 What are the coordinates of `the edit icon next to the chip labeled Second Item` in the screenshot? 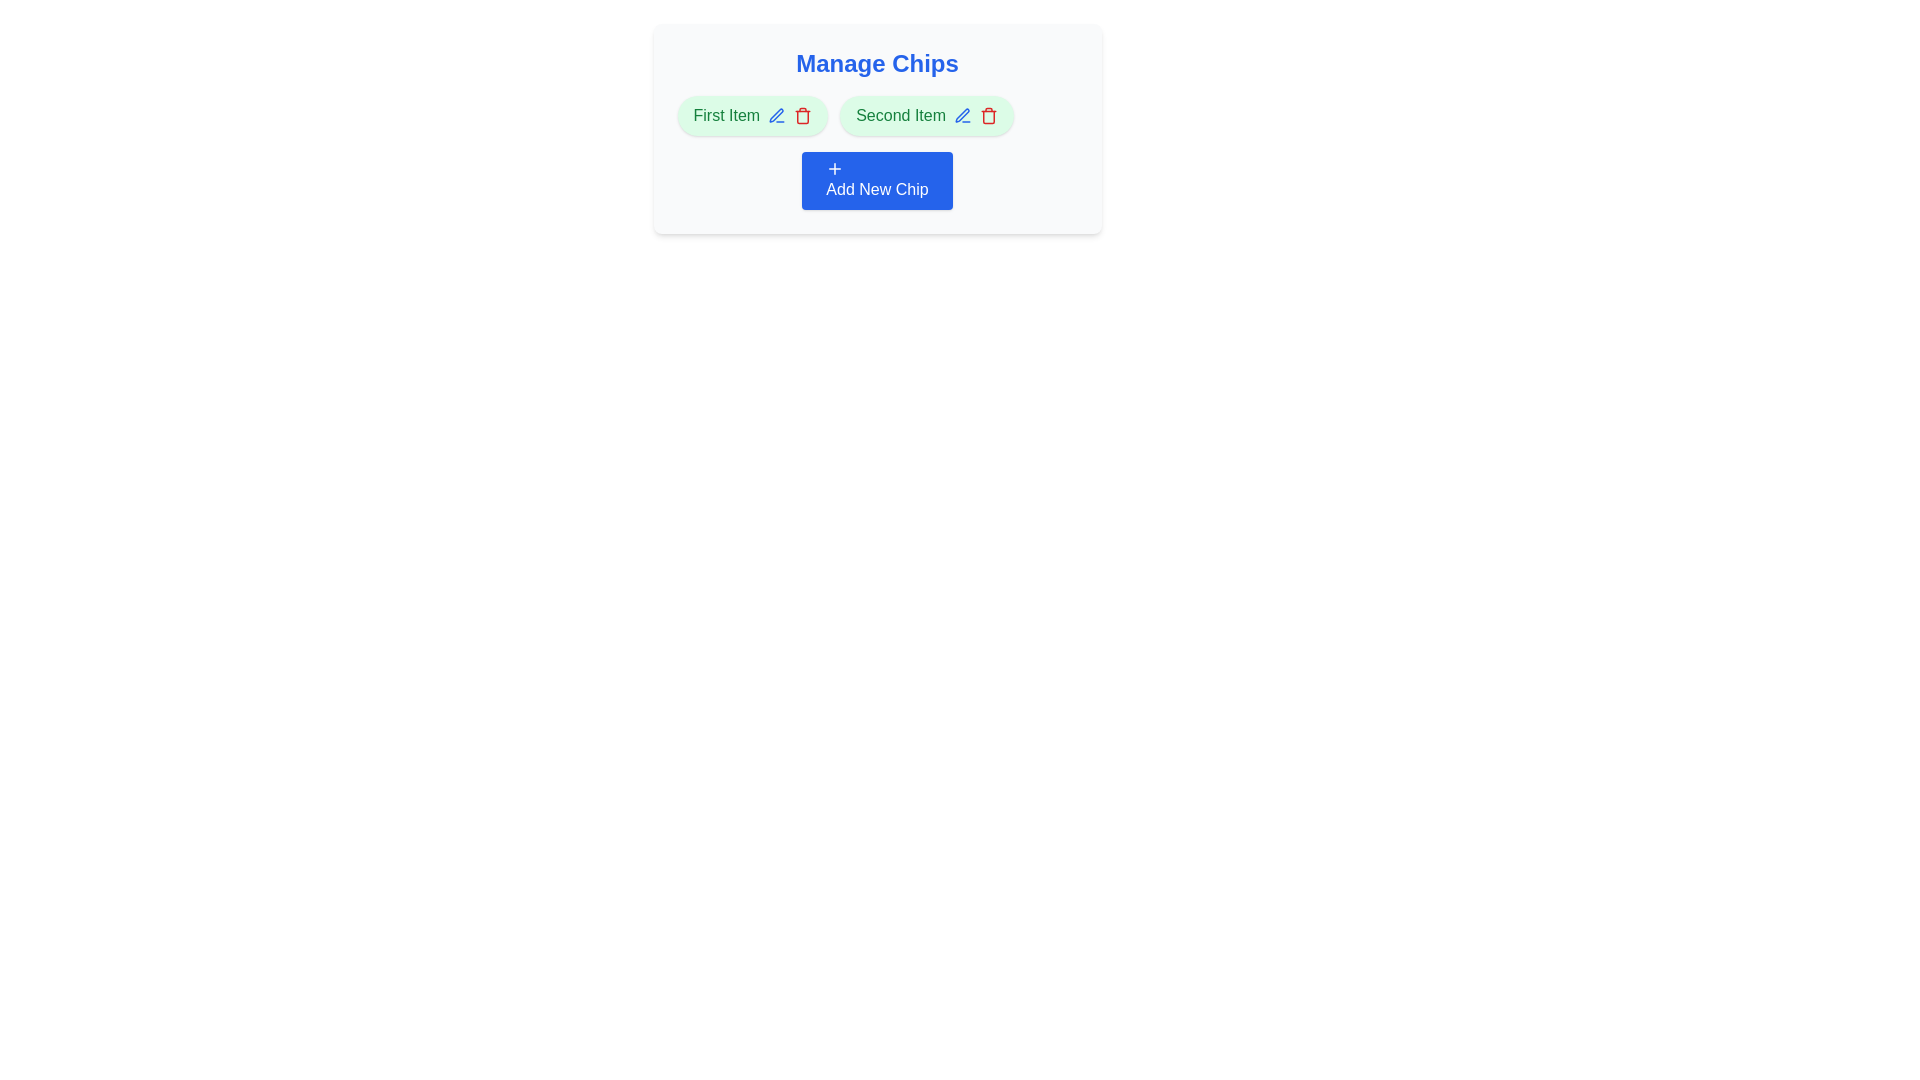 It's located at (963, 115).